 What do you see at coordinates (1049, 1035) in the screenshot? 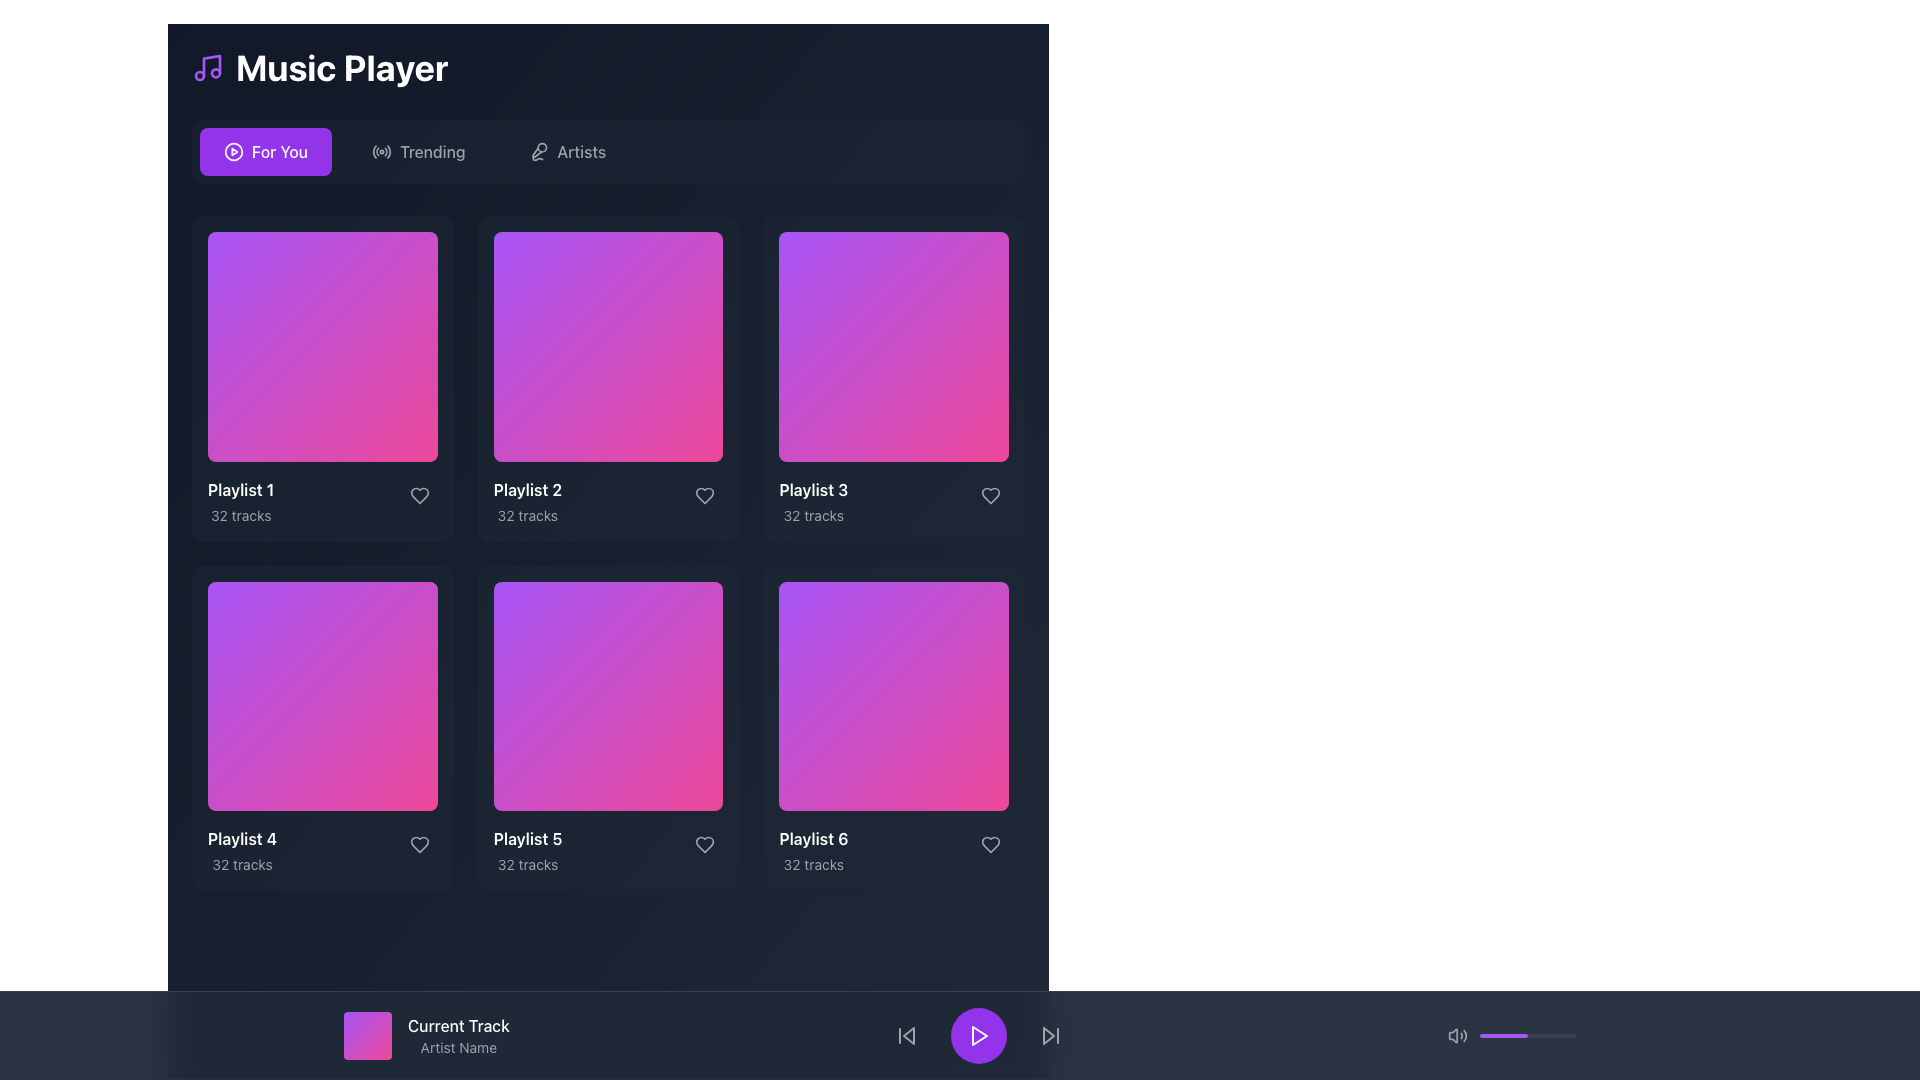
I see `the 'next track' button located at the bottom right of the music player interface` at bounding box center [1049, 1035].